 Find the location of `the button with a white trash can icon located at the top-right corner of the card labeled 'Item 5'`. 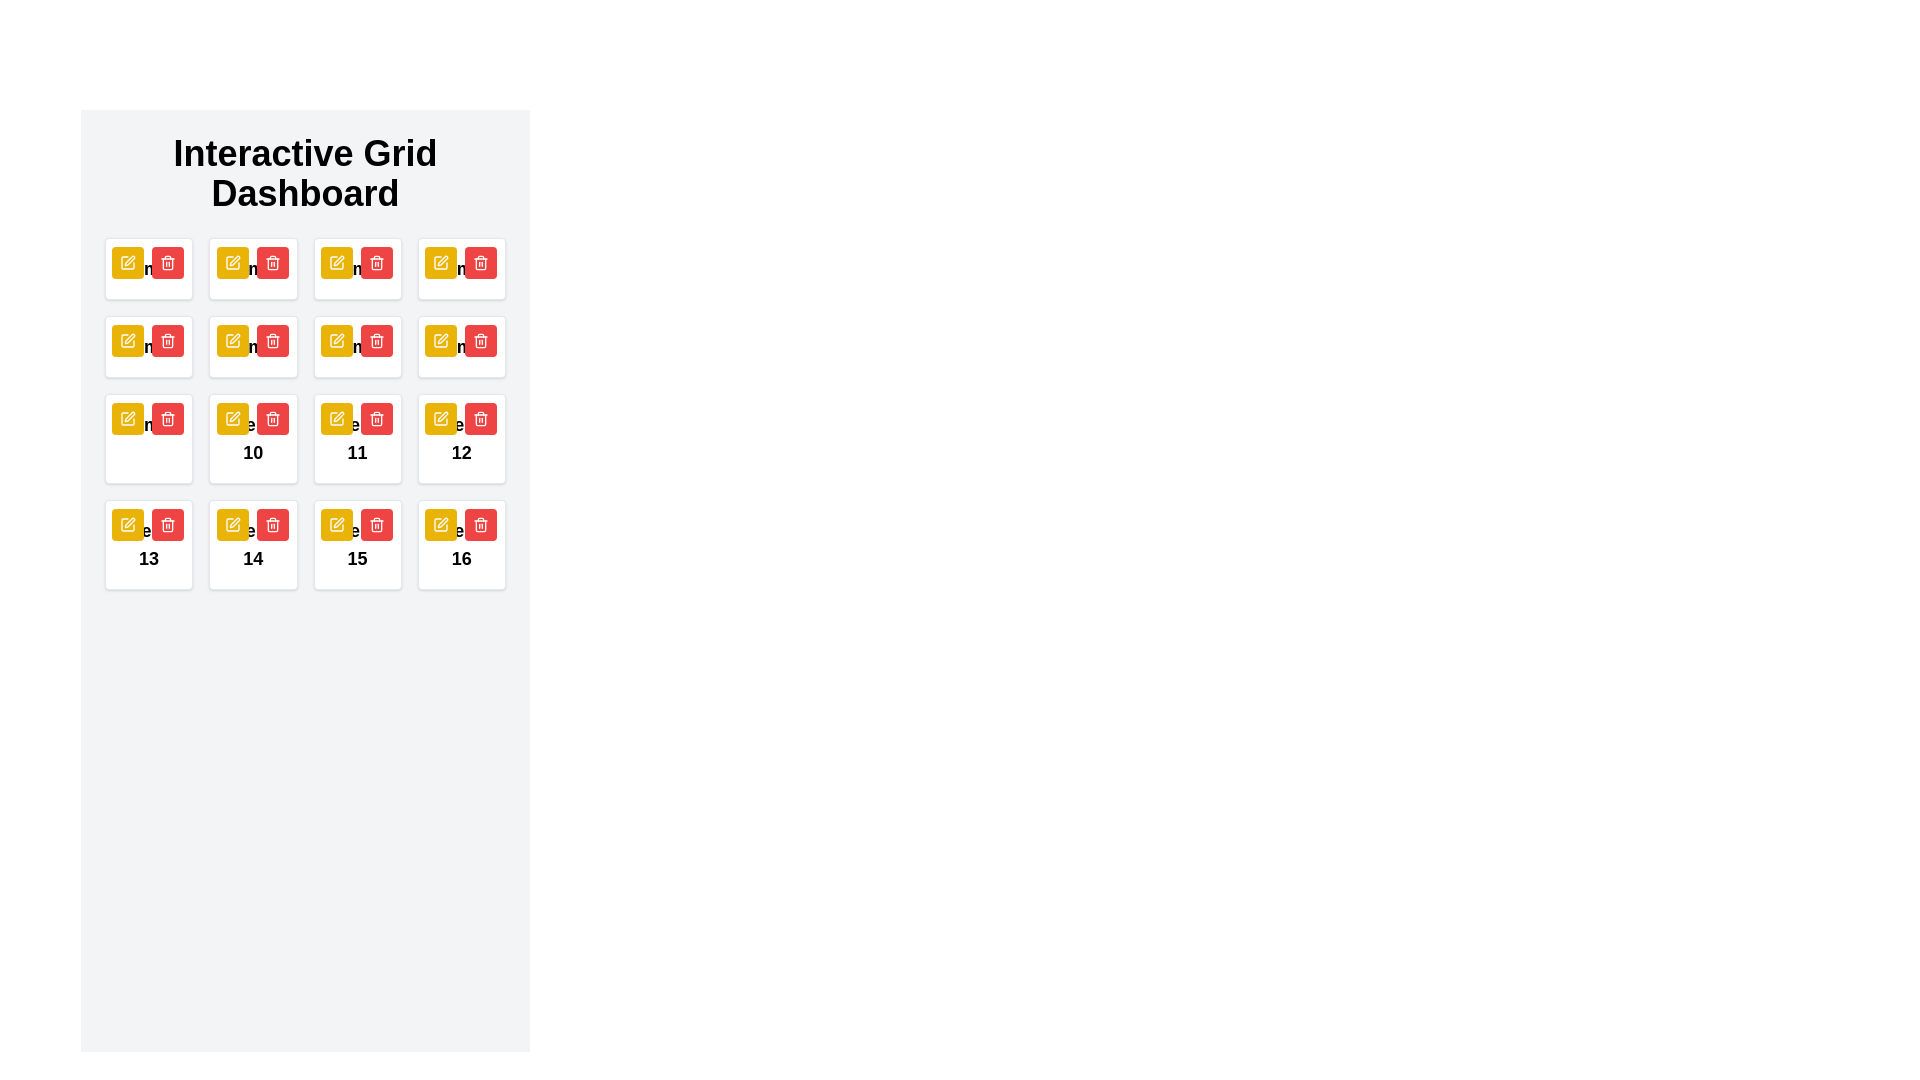

the button with a white trash can icon located at the top-right corner of the card labeled 'Item 5' is located at coordinates (147, 339).